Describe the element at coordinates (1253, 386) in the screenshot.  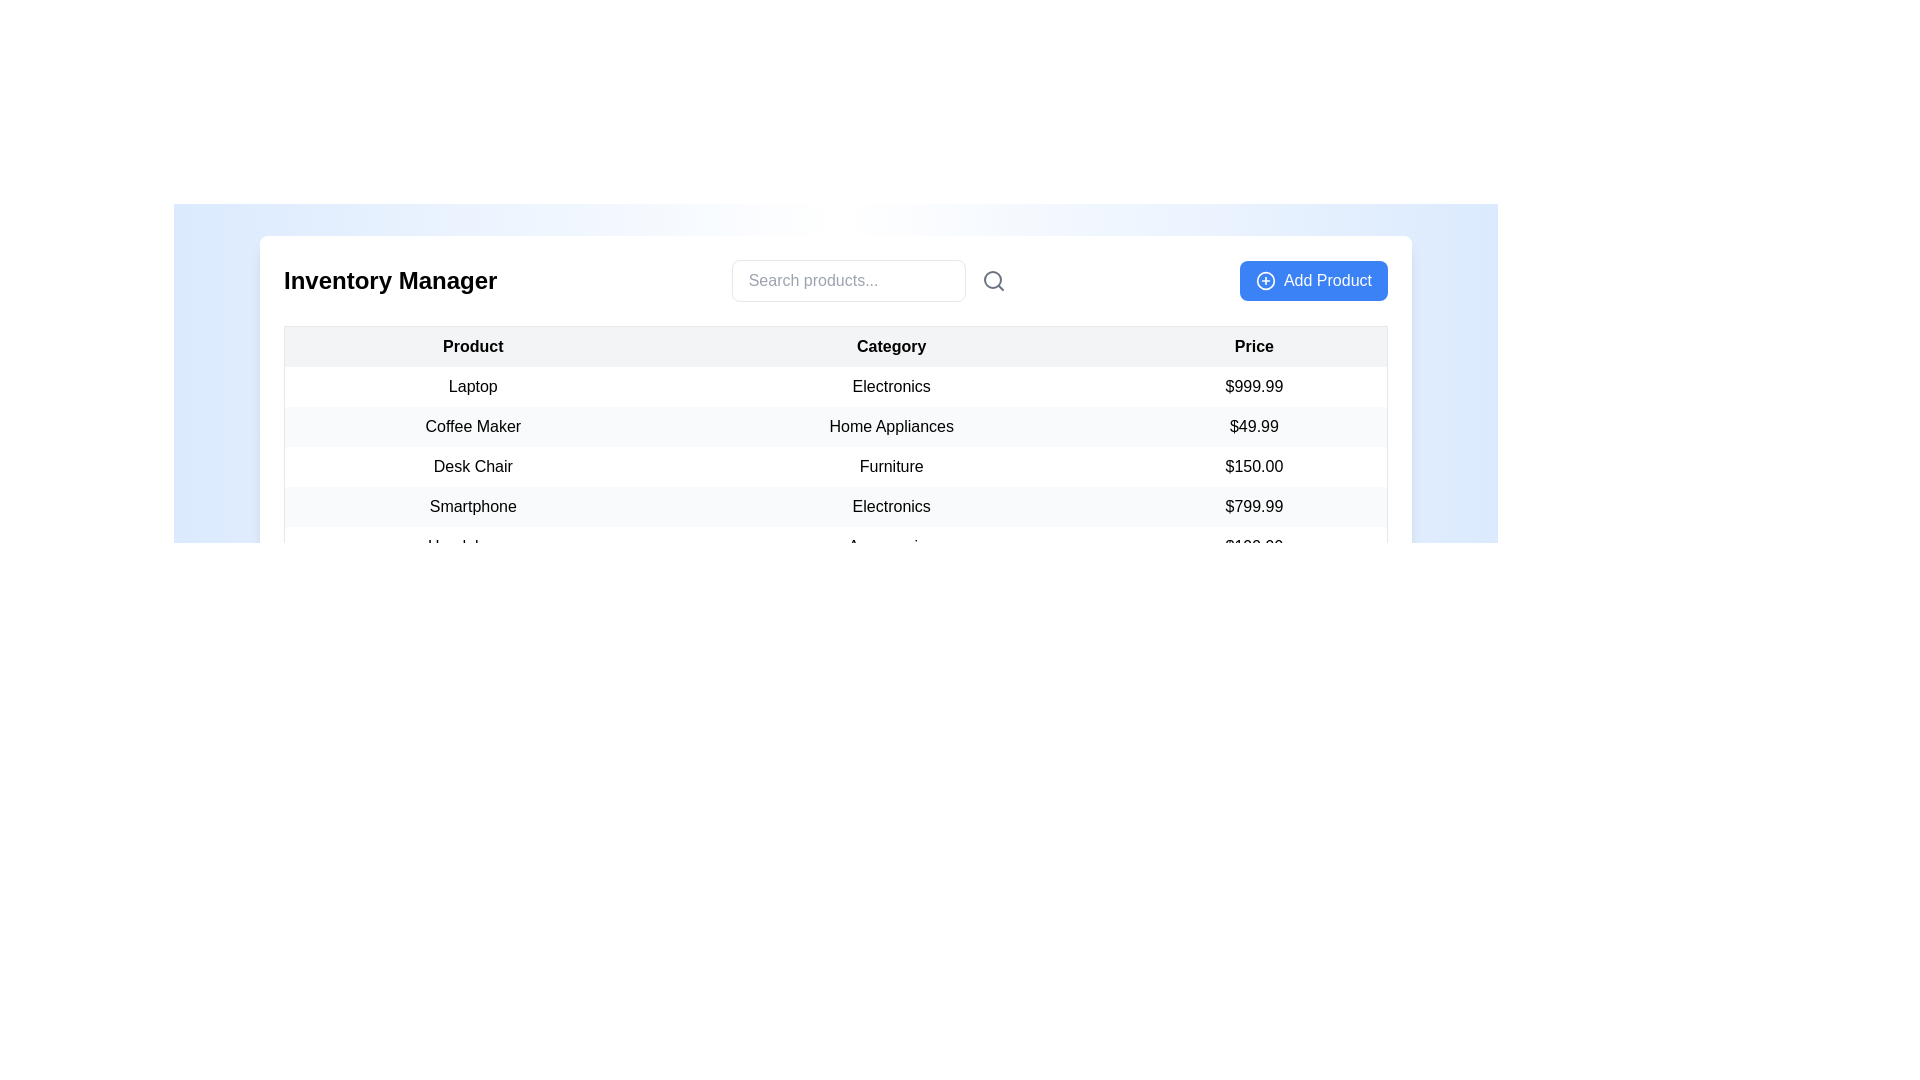
I see `price text displayed in bold black as '$999.99' located in the Price column under the Laptop product in the Electronics category` at that location.